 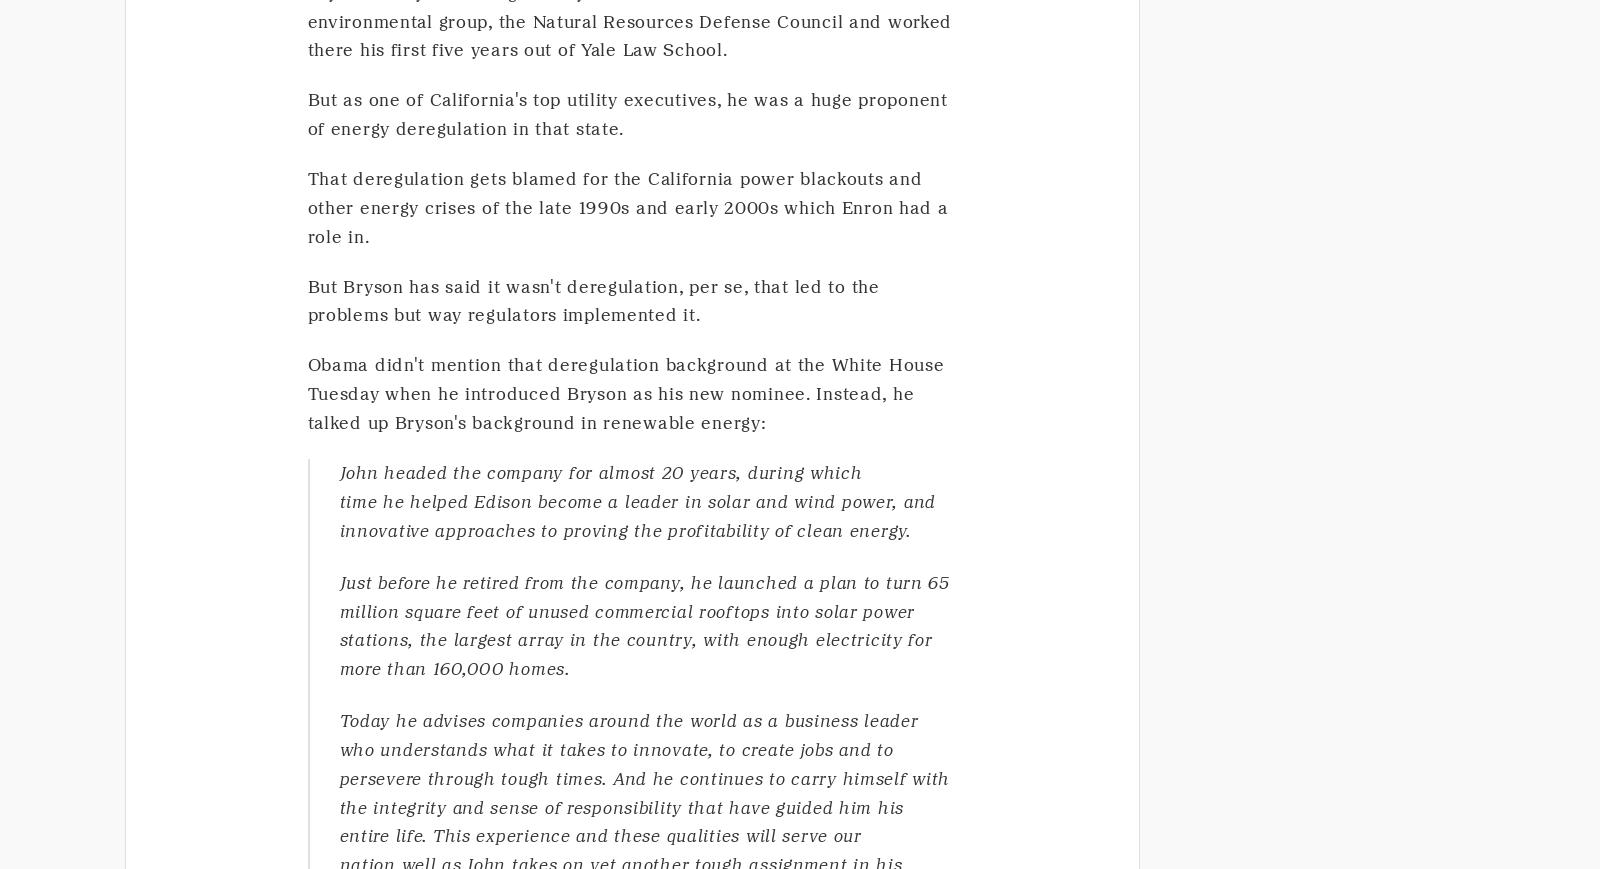 I want to click on 'But Bryson has said it wasn't deregulation, per se, that led to the problems but way regulators implemented it.', so click(x=307, y=299).